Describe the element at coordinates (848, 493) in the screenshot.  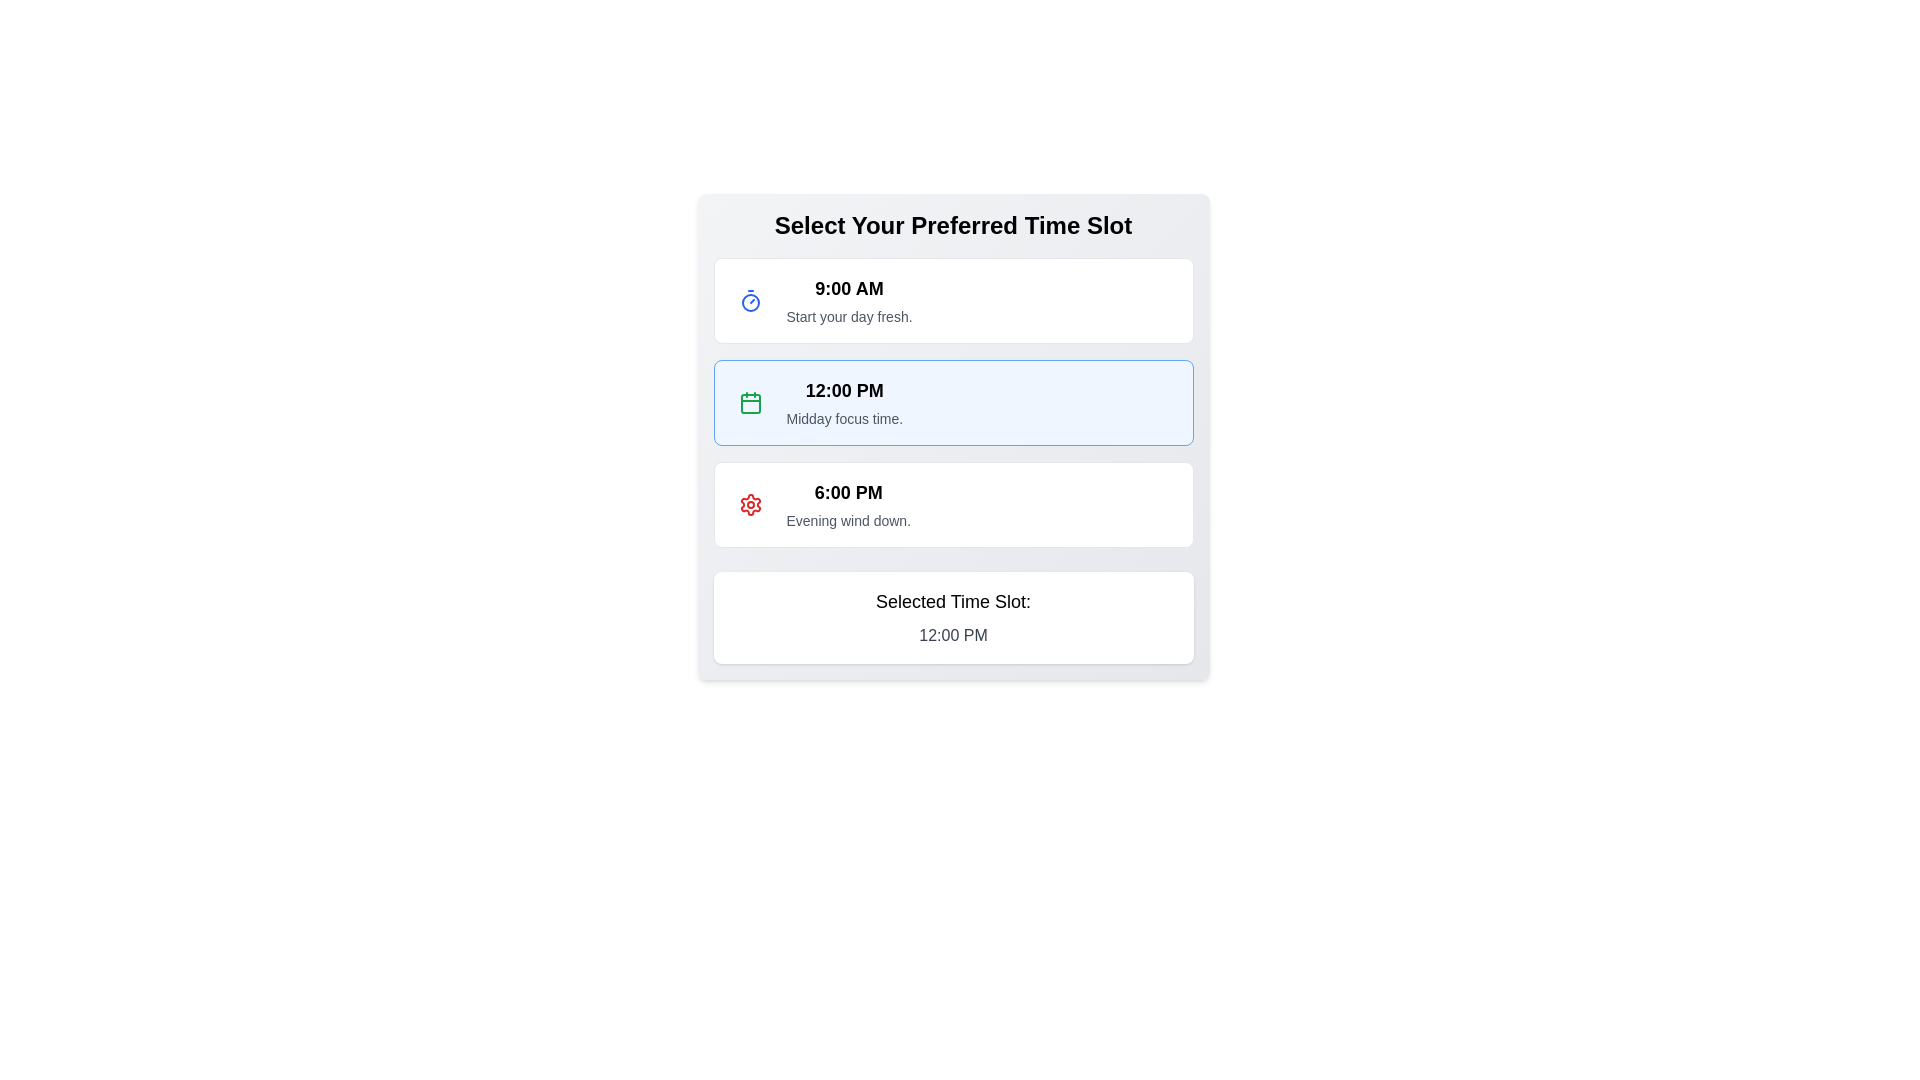
I see `the Text Label displaying '6:00 PM', which is part of the selectable time slot options in the evening schedule section` at that location.